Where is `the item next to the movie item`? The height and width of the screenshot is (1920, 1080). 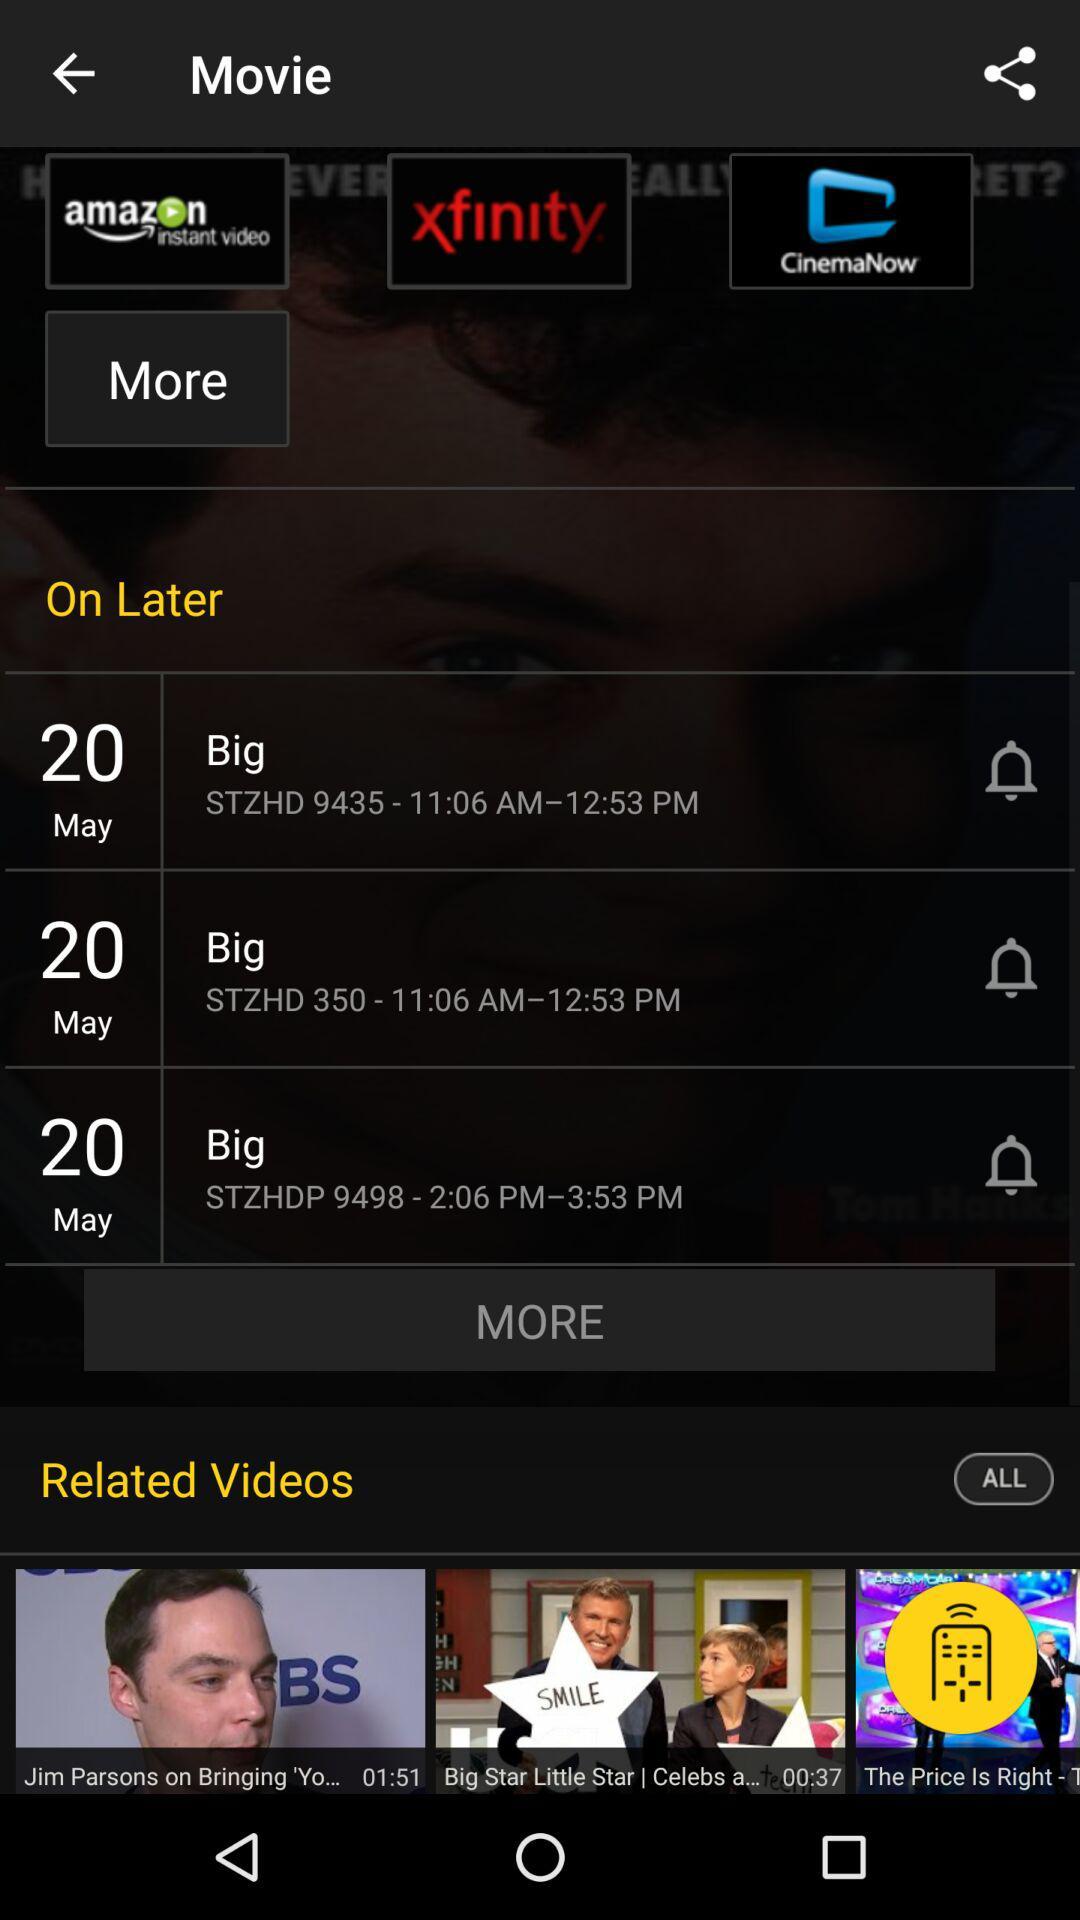 the item next to the movie item is located at coordinates (72, 73).